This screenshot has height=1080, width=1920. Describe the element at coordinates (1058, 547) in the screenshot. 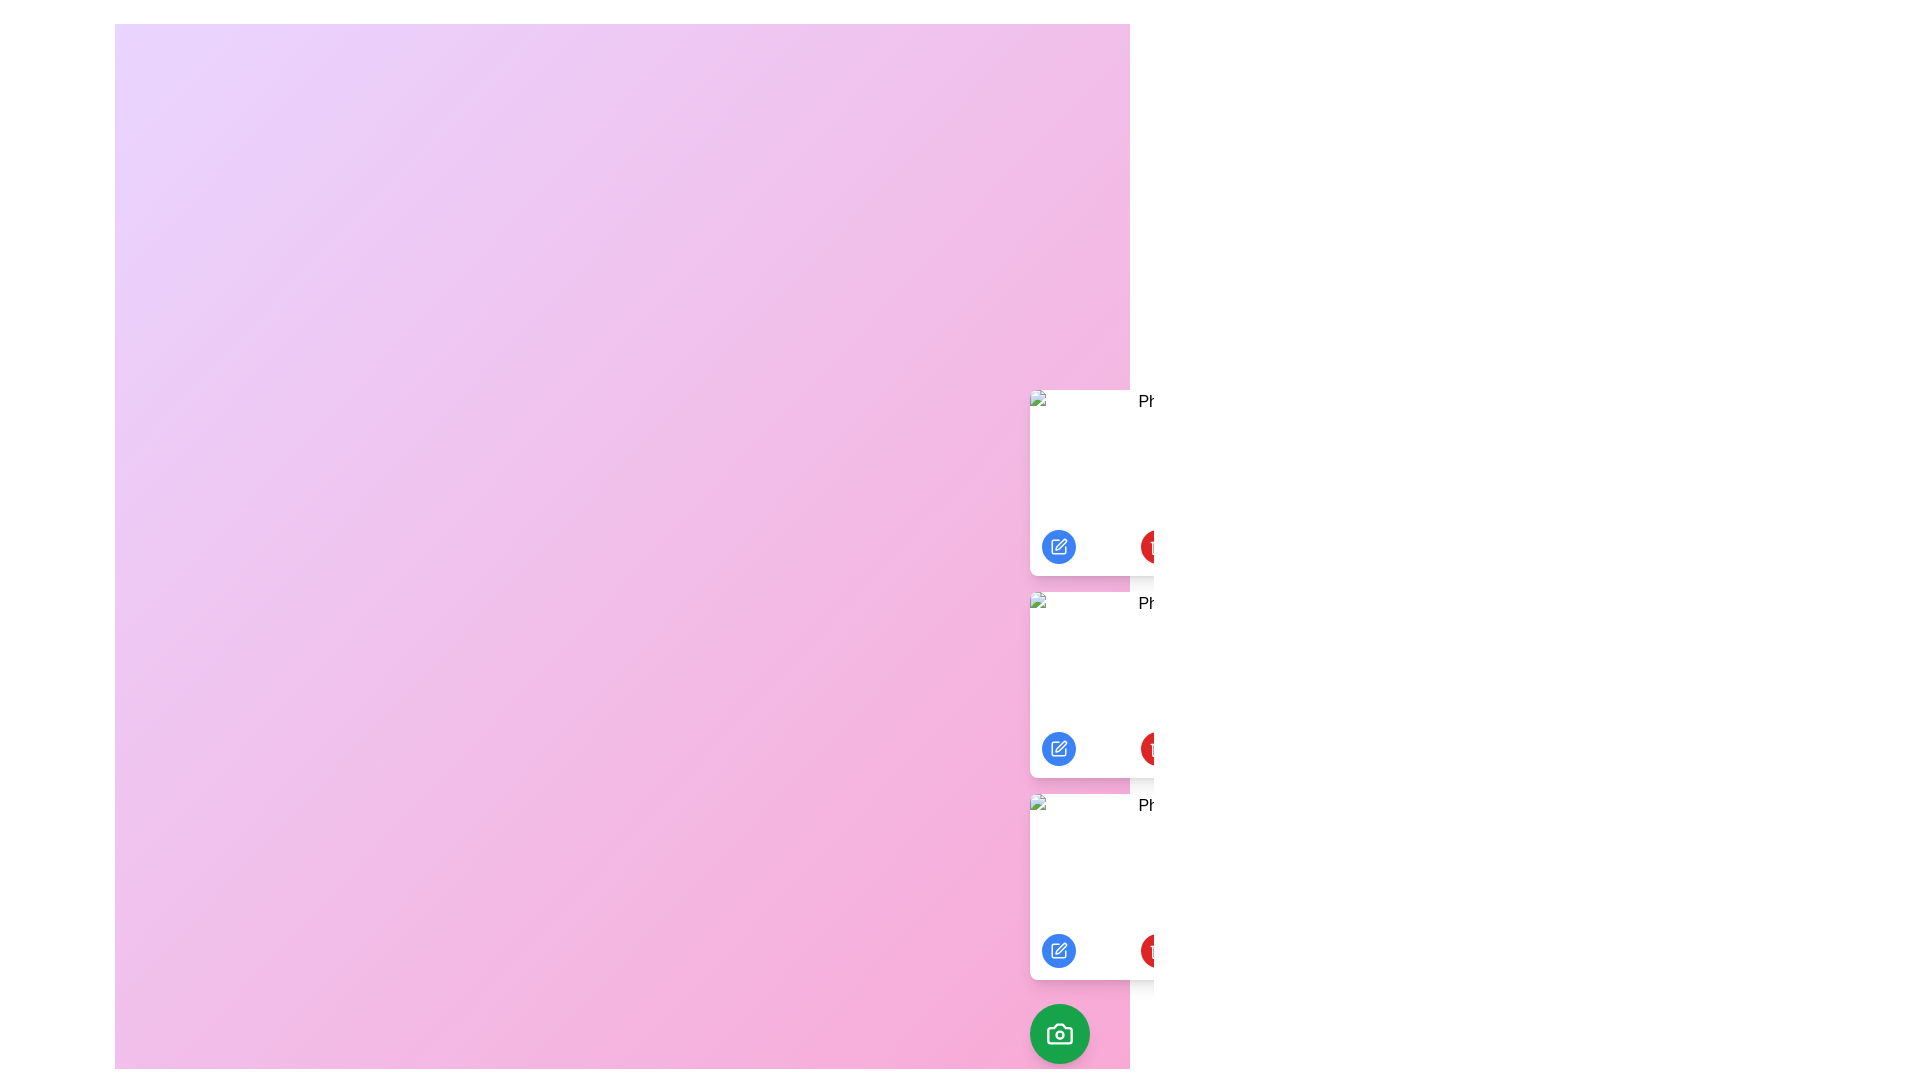

I see `the blue edit button under the first photo` at that location.